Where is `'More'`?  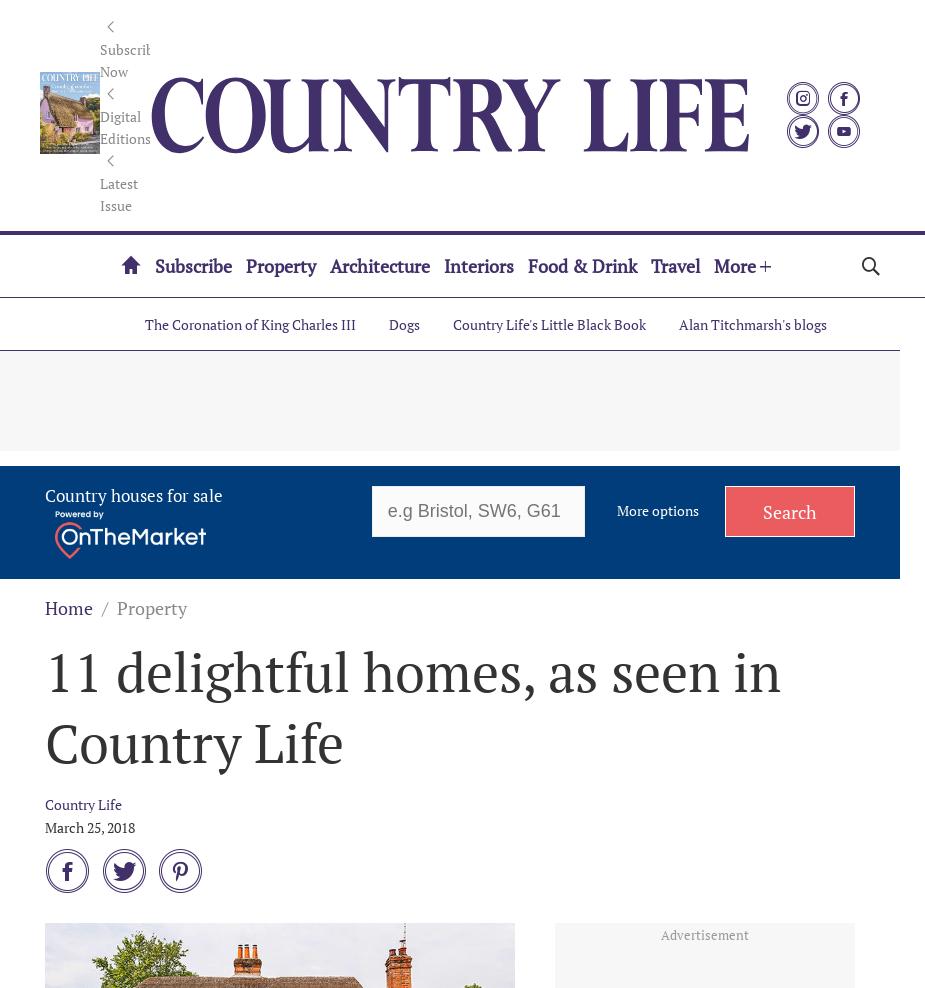 'More' is located at coordinates (737, 264).